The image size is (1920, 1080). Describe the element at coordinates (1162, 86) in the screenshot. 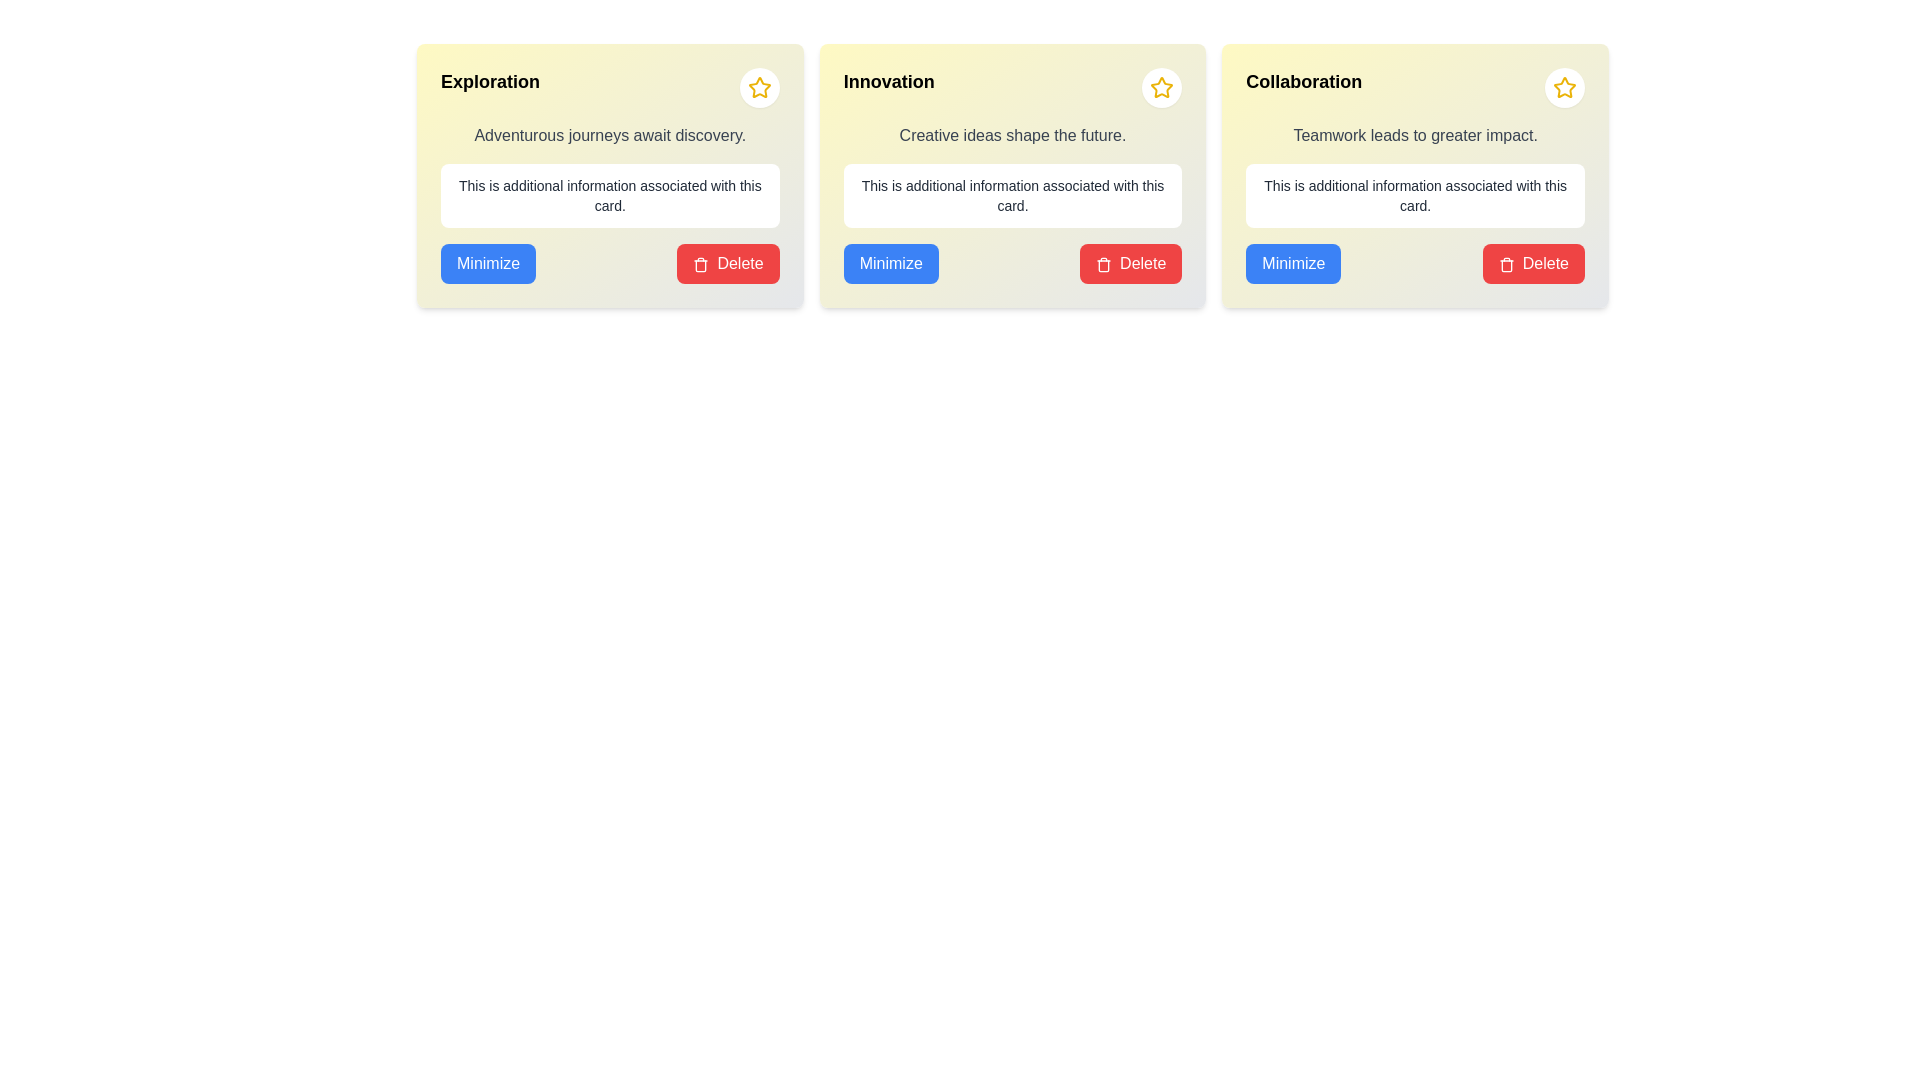

I see `the star icon located in the top-right corner of the third Collaboration card` at that location.